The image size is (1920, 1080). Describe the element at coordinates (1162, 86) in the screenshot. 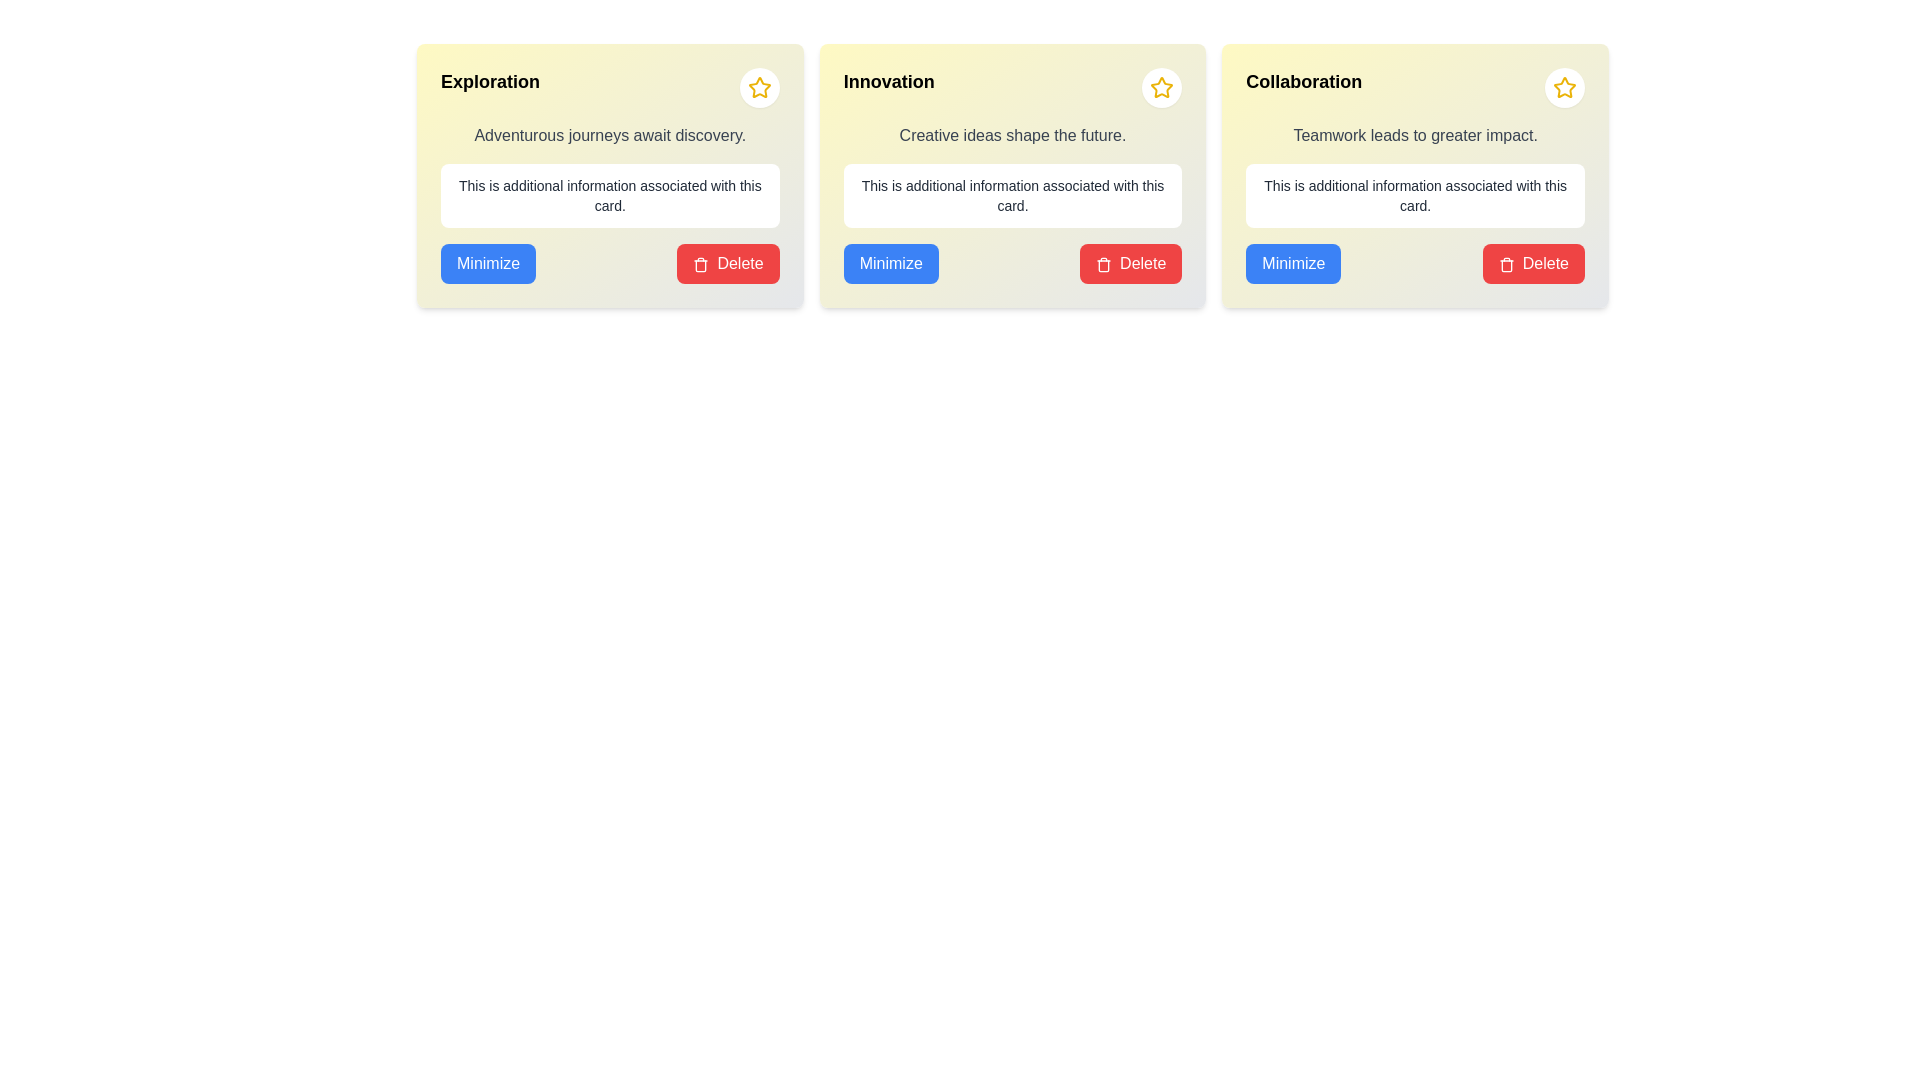

I see `the star icon located in the top-right corner of the third Collaboration card` at that location.